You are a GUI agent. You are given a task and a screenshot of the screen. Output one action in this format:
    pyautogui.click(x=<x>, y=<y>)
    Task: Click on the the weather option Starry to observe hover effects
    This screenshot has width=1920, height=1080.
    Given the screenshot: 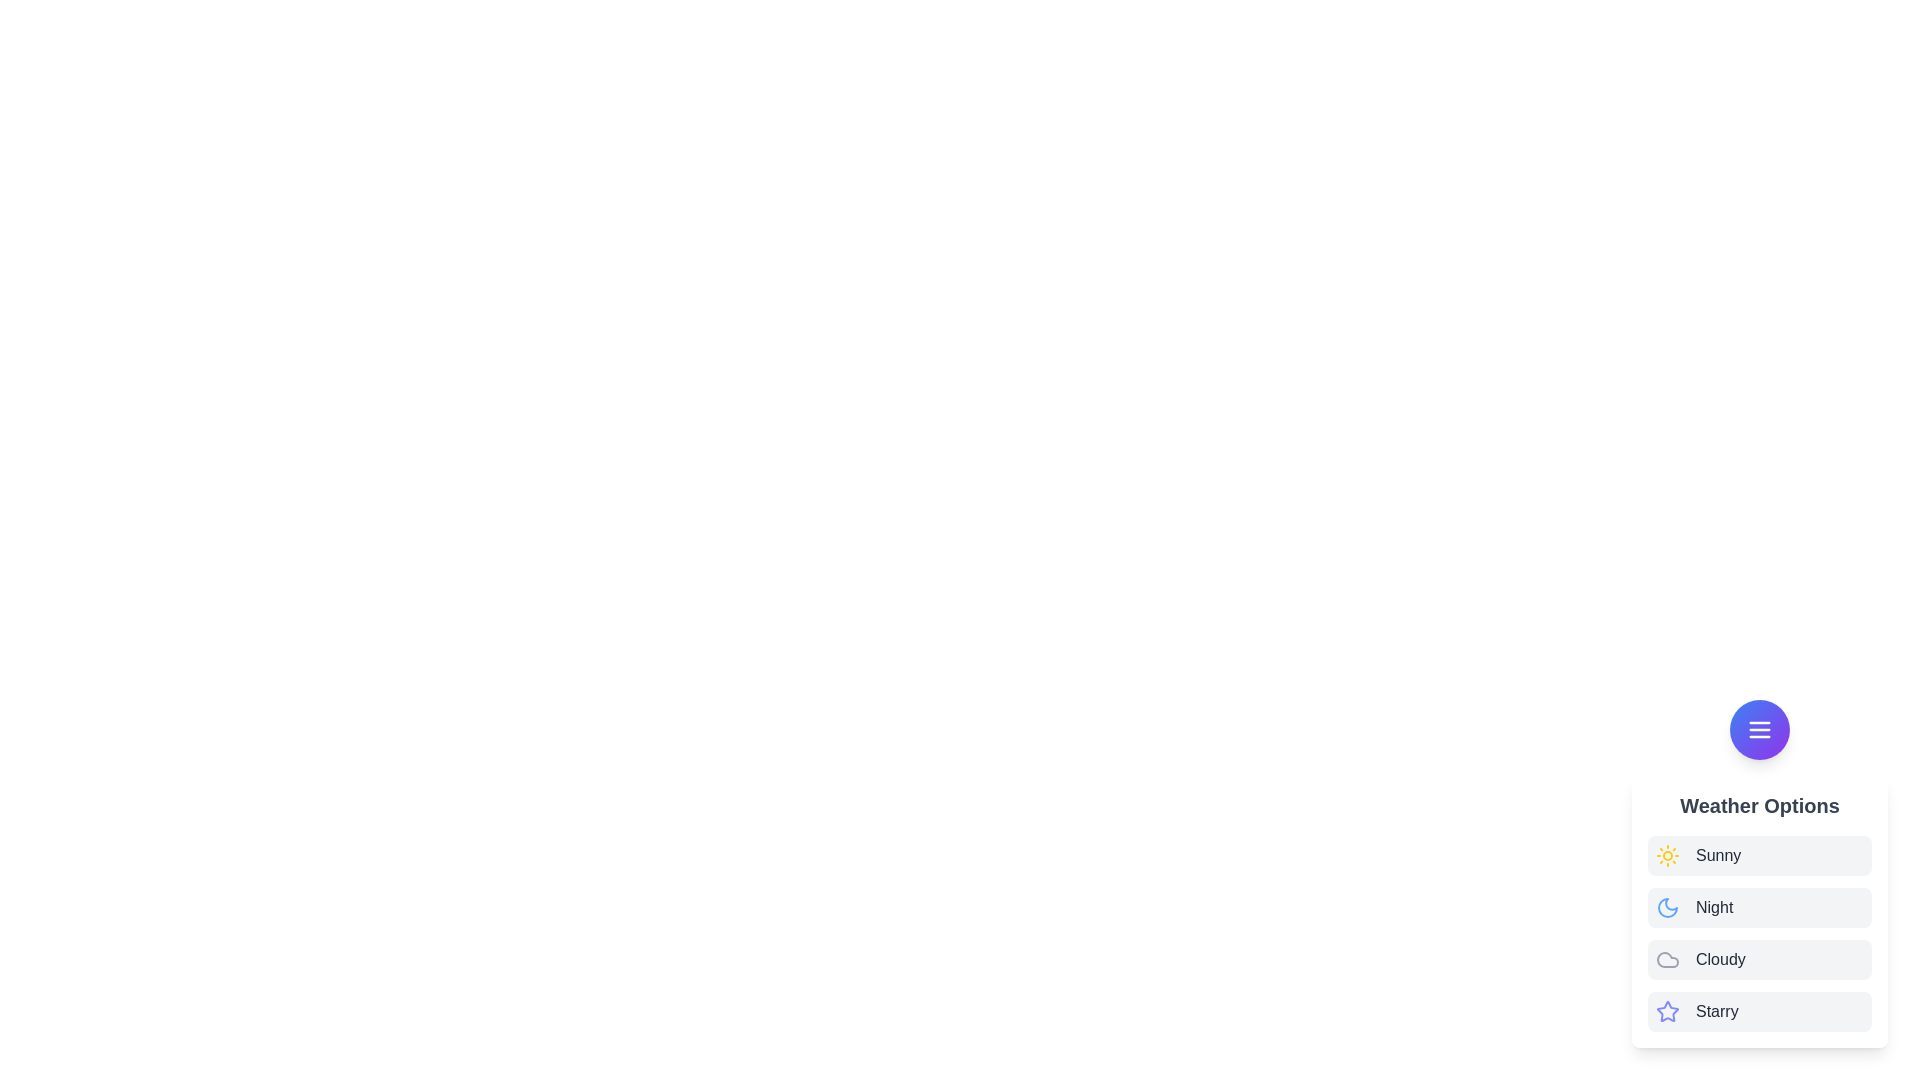 What is the action you would take?
    pyautogui.click(x=1760, y=1011)
    